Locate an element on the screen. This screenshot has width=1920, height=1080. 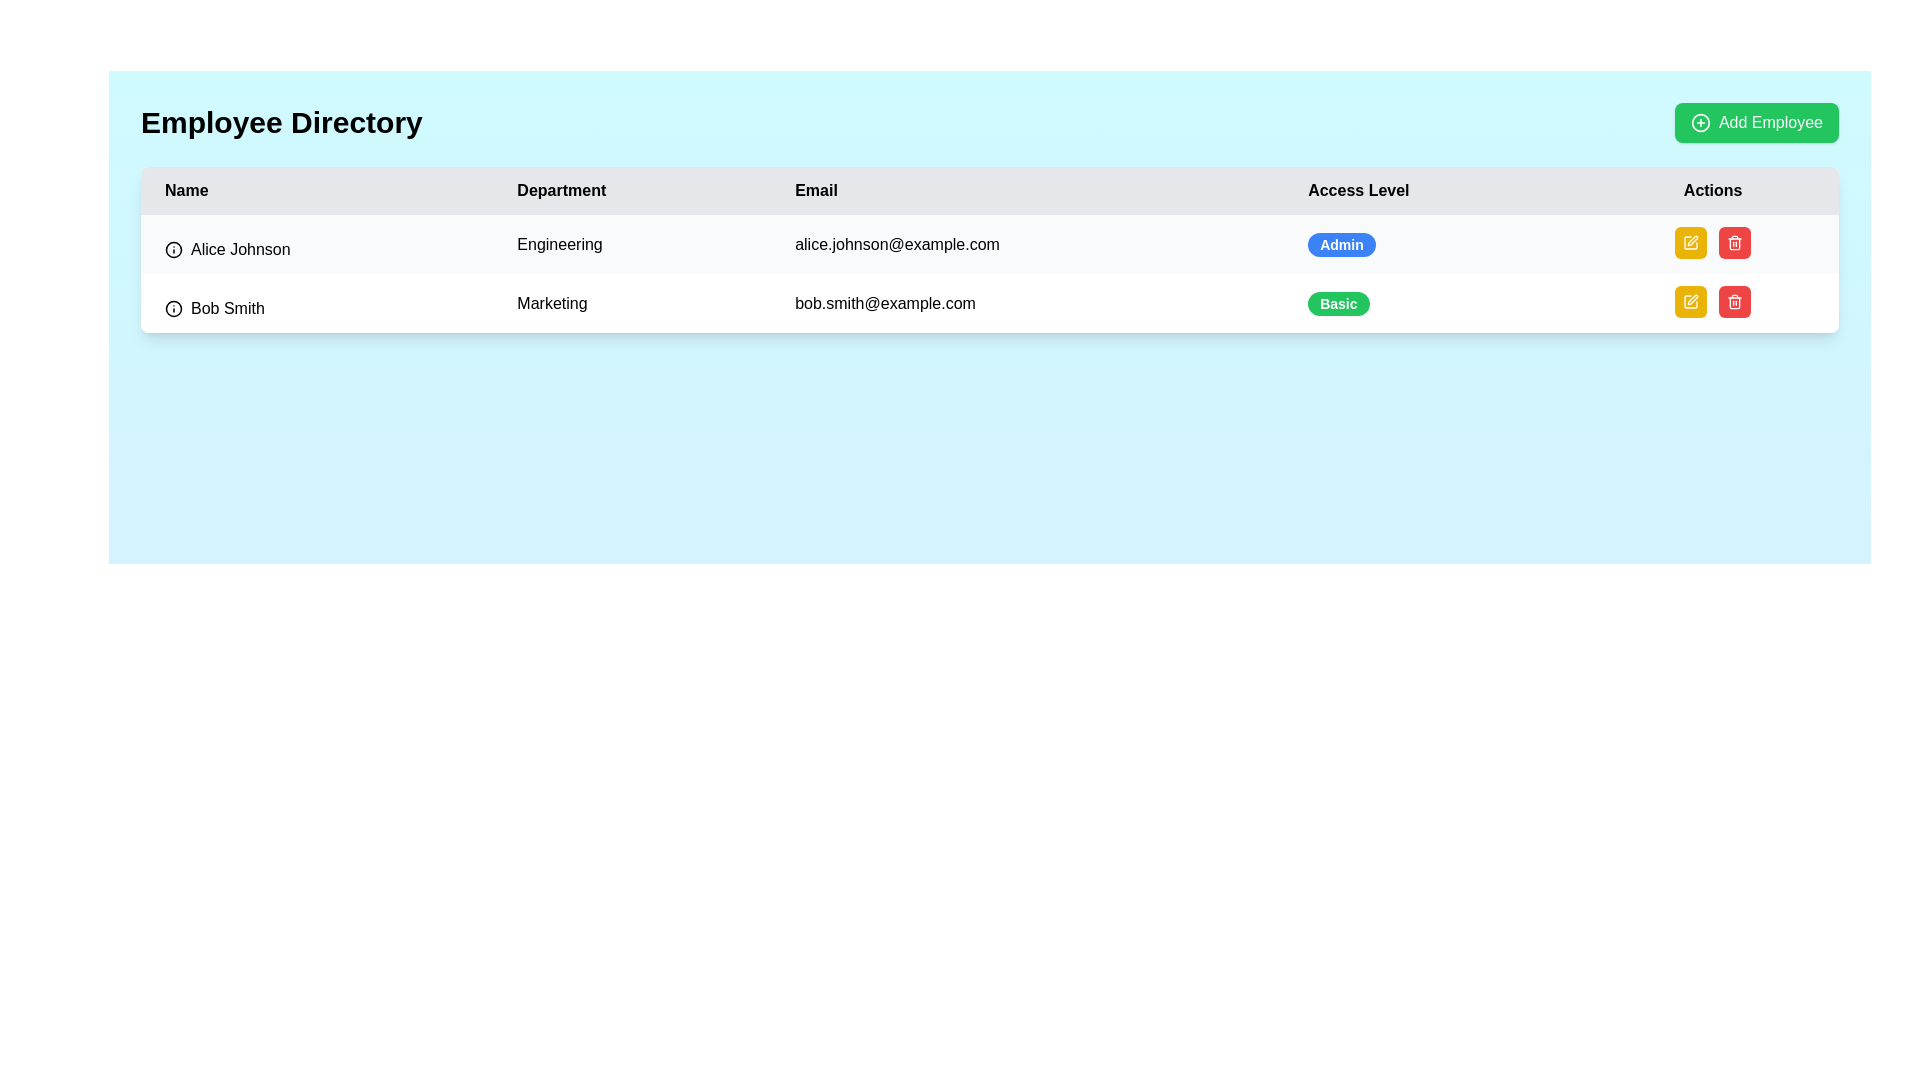
the red button with a white trash can icon, located at the far-right end of the 'Actions' column in the second row of the employee list is located at coordinates (1734, 301).